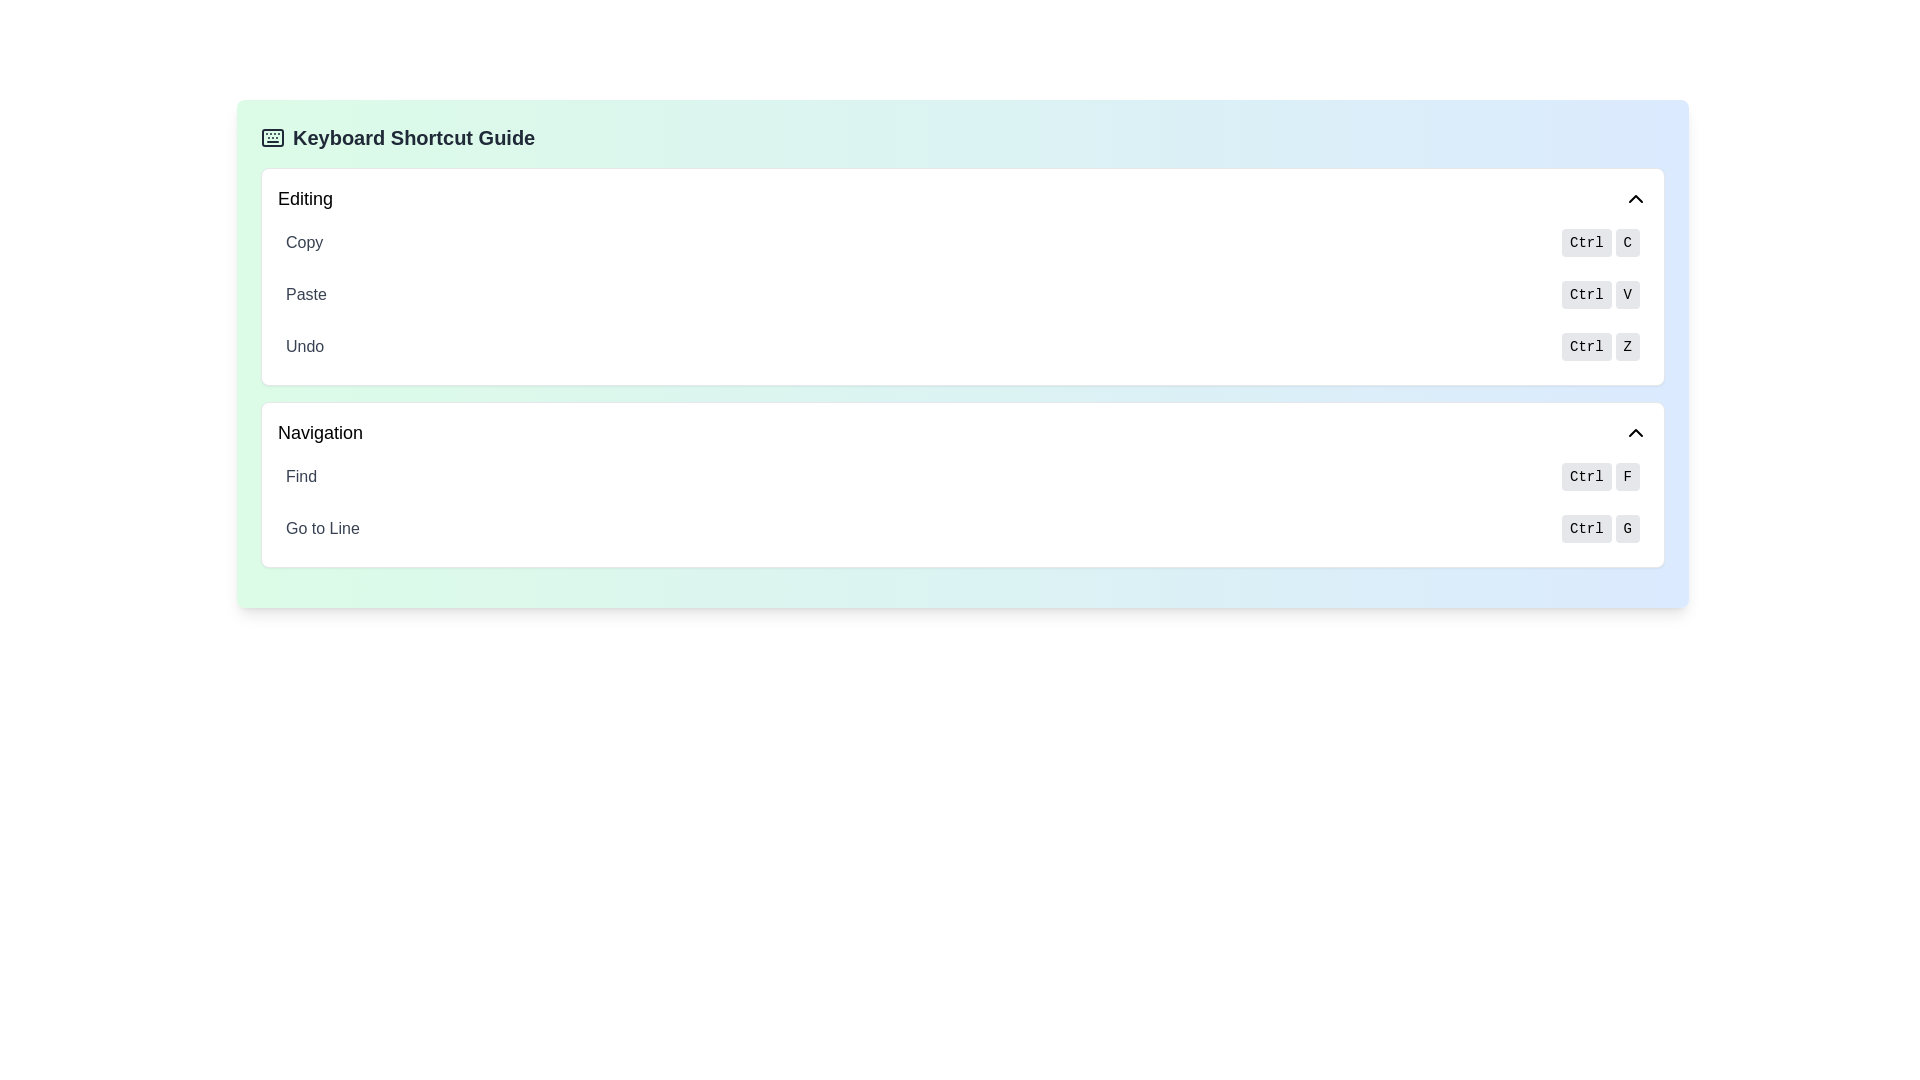 The height and width of the screenshot is (1080, 1920). Describe the element at coordinates (1636, 431) in the screenshot. I see `the toggle icon located in the upper-right corner of the 'Navigation' section` at that location.